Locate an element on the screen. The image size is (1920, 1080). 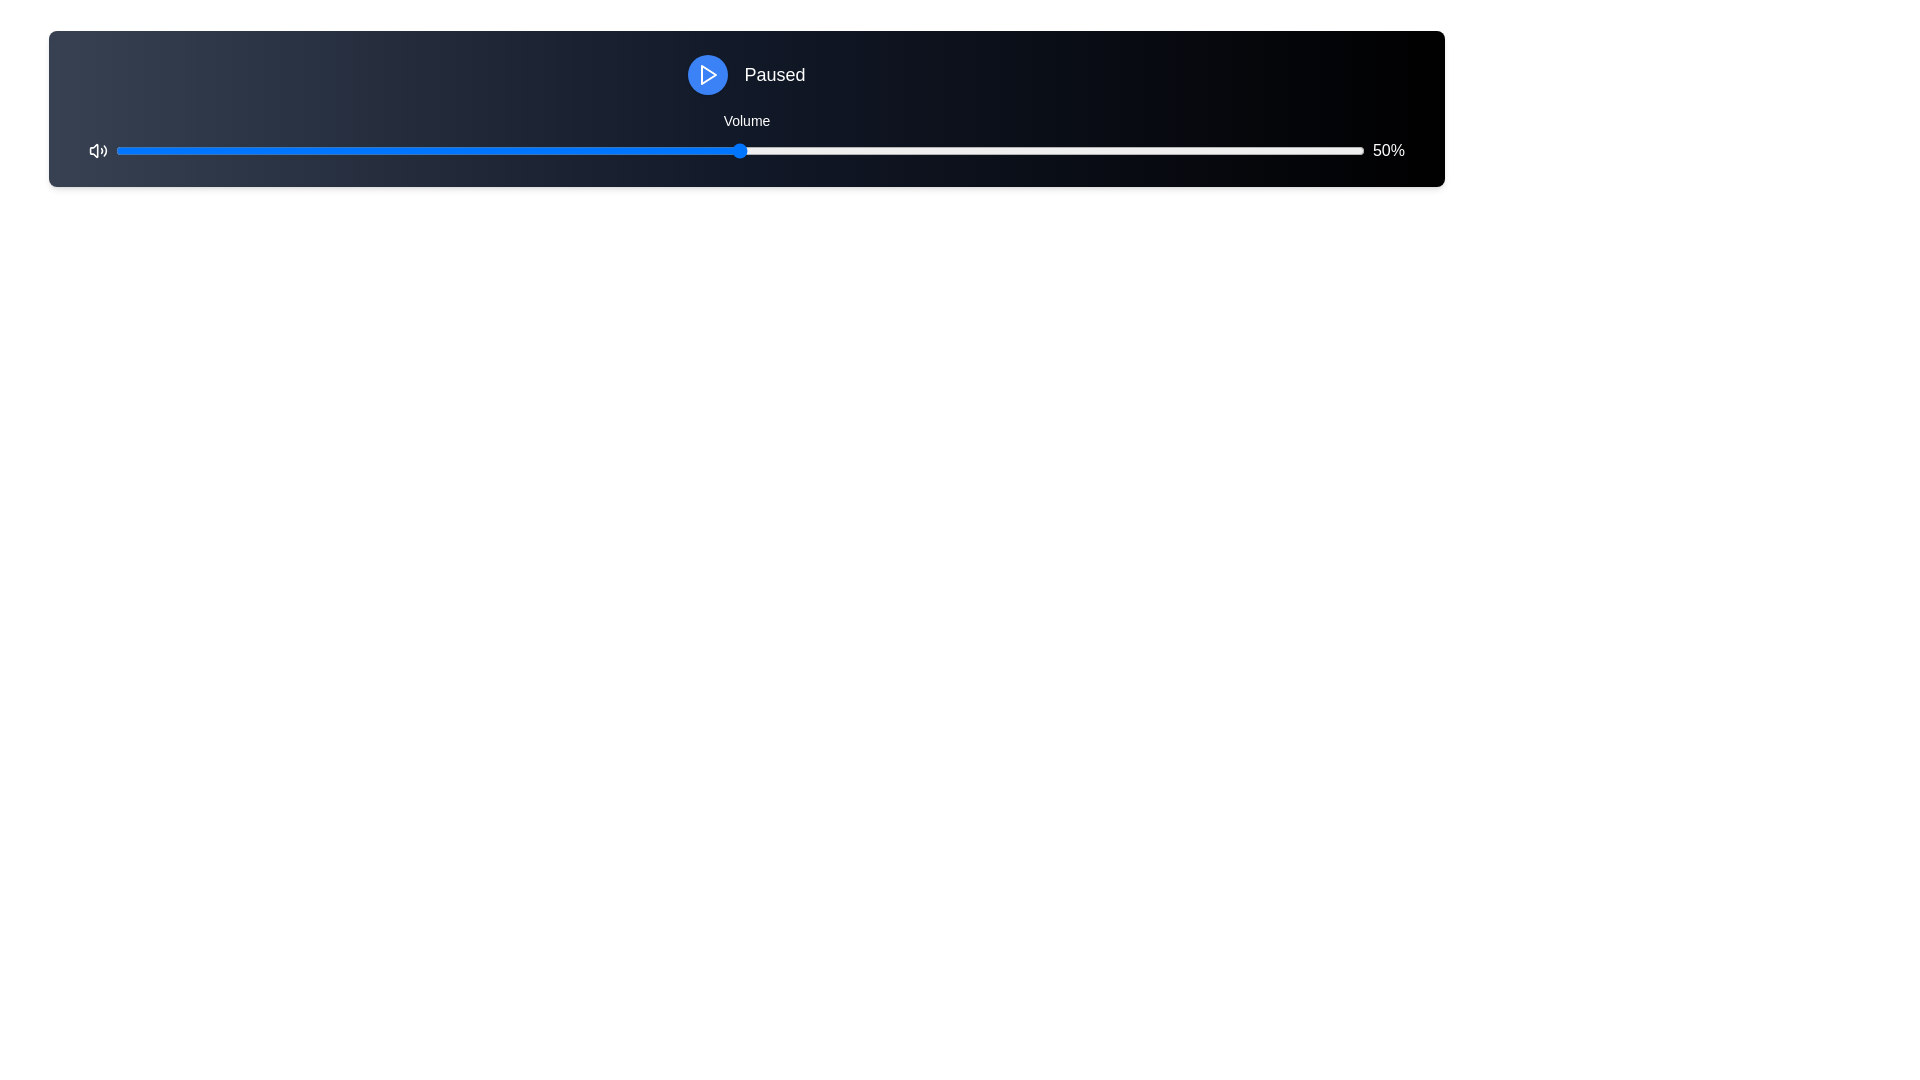
the volume is located at coordinates (627, 149).